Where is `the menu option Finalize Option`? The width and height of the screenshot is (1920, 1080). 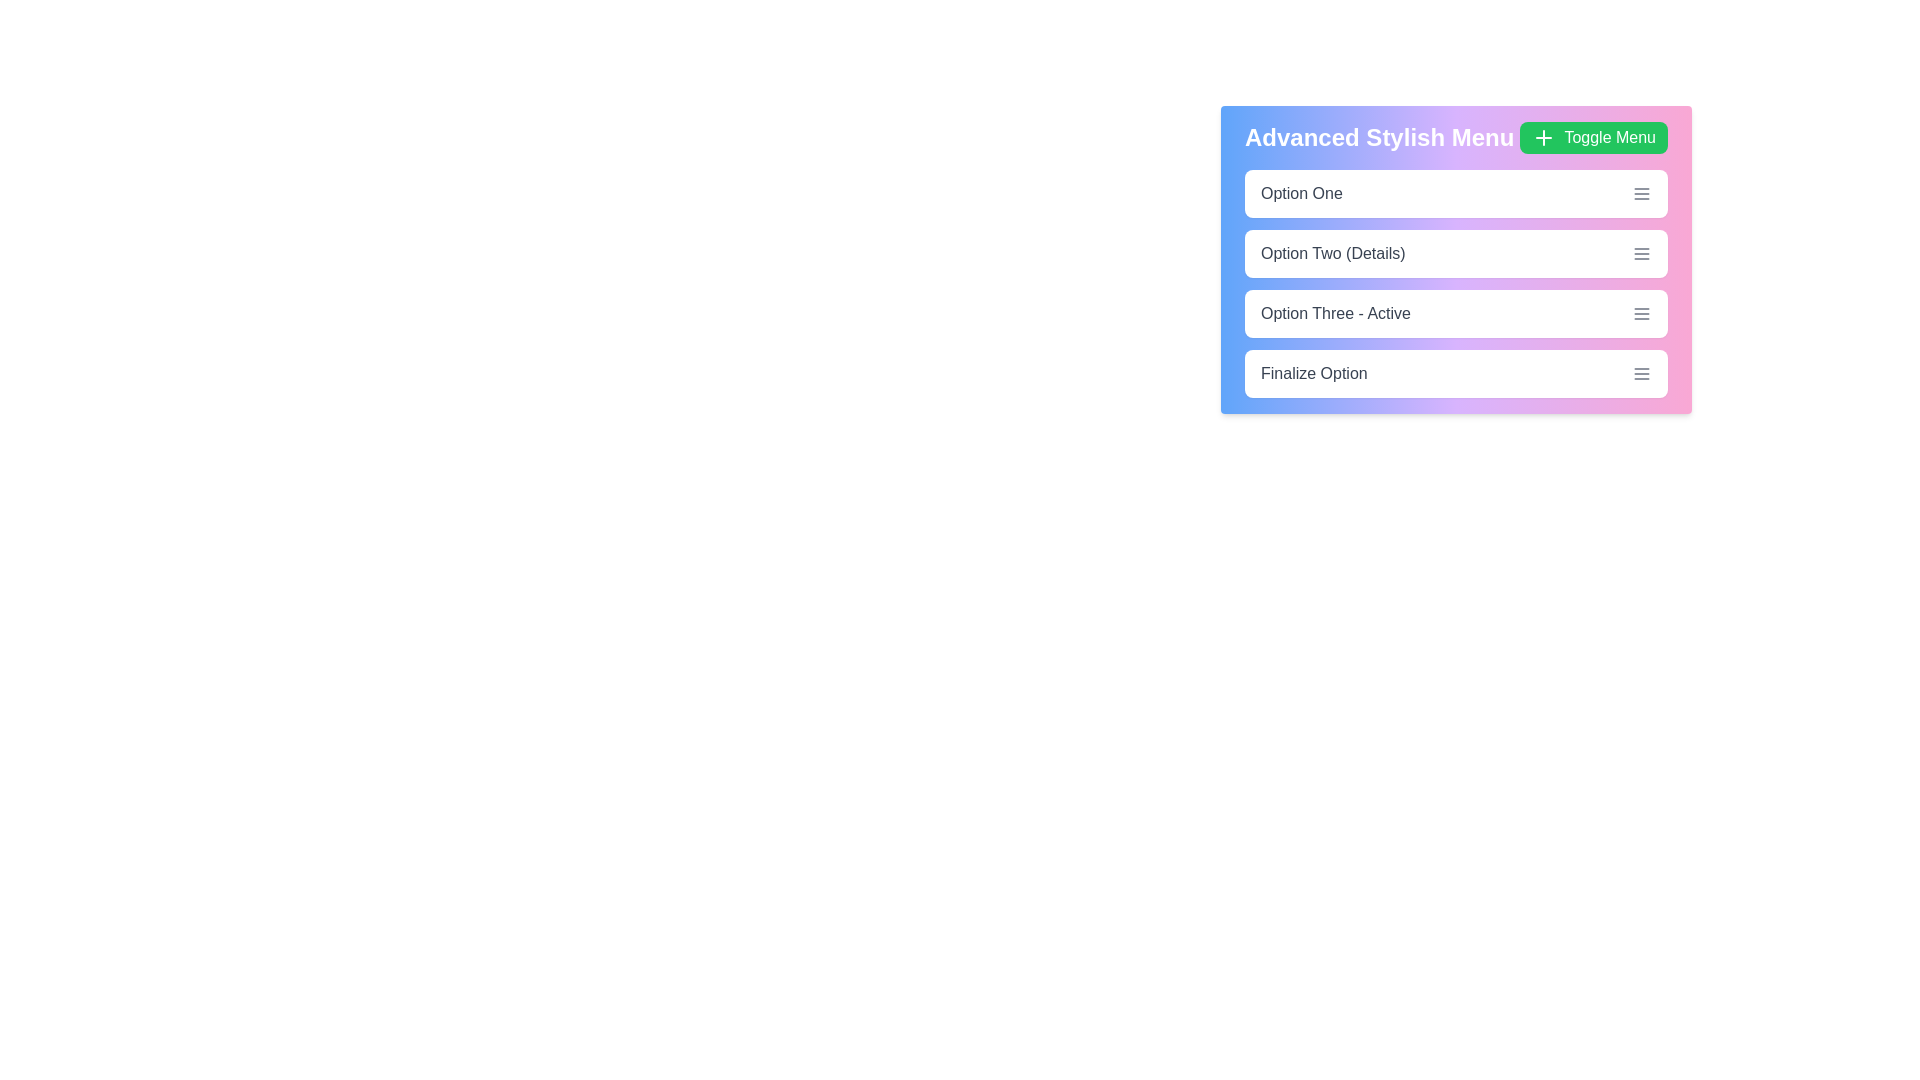 the menu option Finalize Option is located at coordinates (1456, 374).